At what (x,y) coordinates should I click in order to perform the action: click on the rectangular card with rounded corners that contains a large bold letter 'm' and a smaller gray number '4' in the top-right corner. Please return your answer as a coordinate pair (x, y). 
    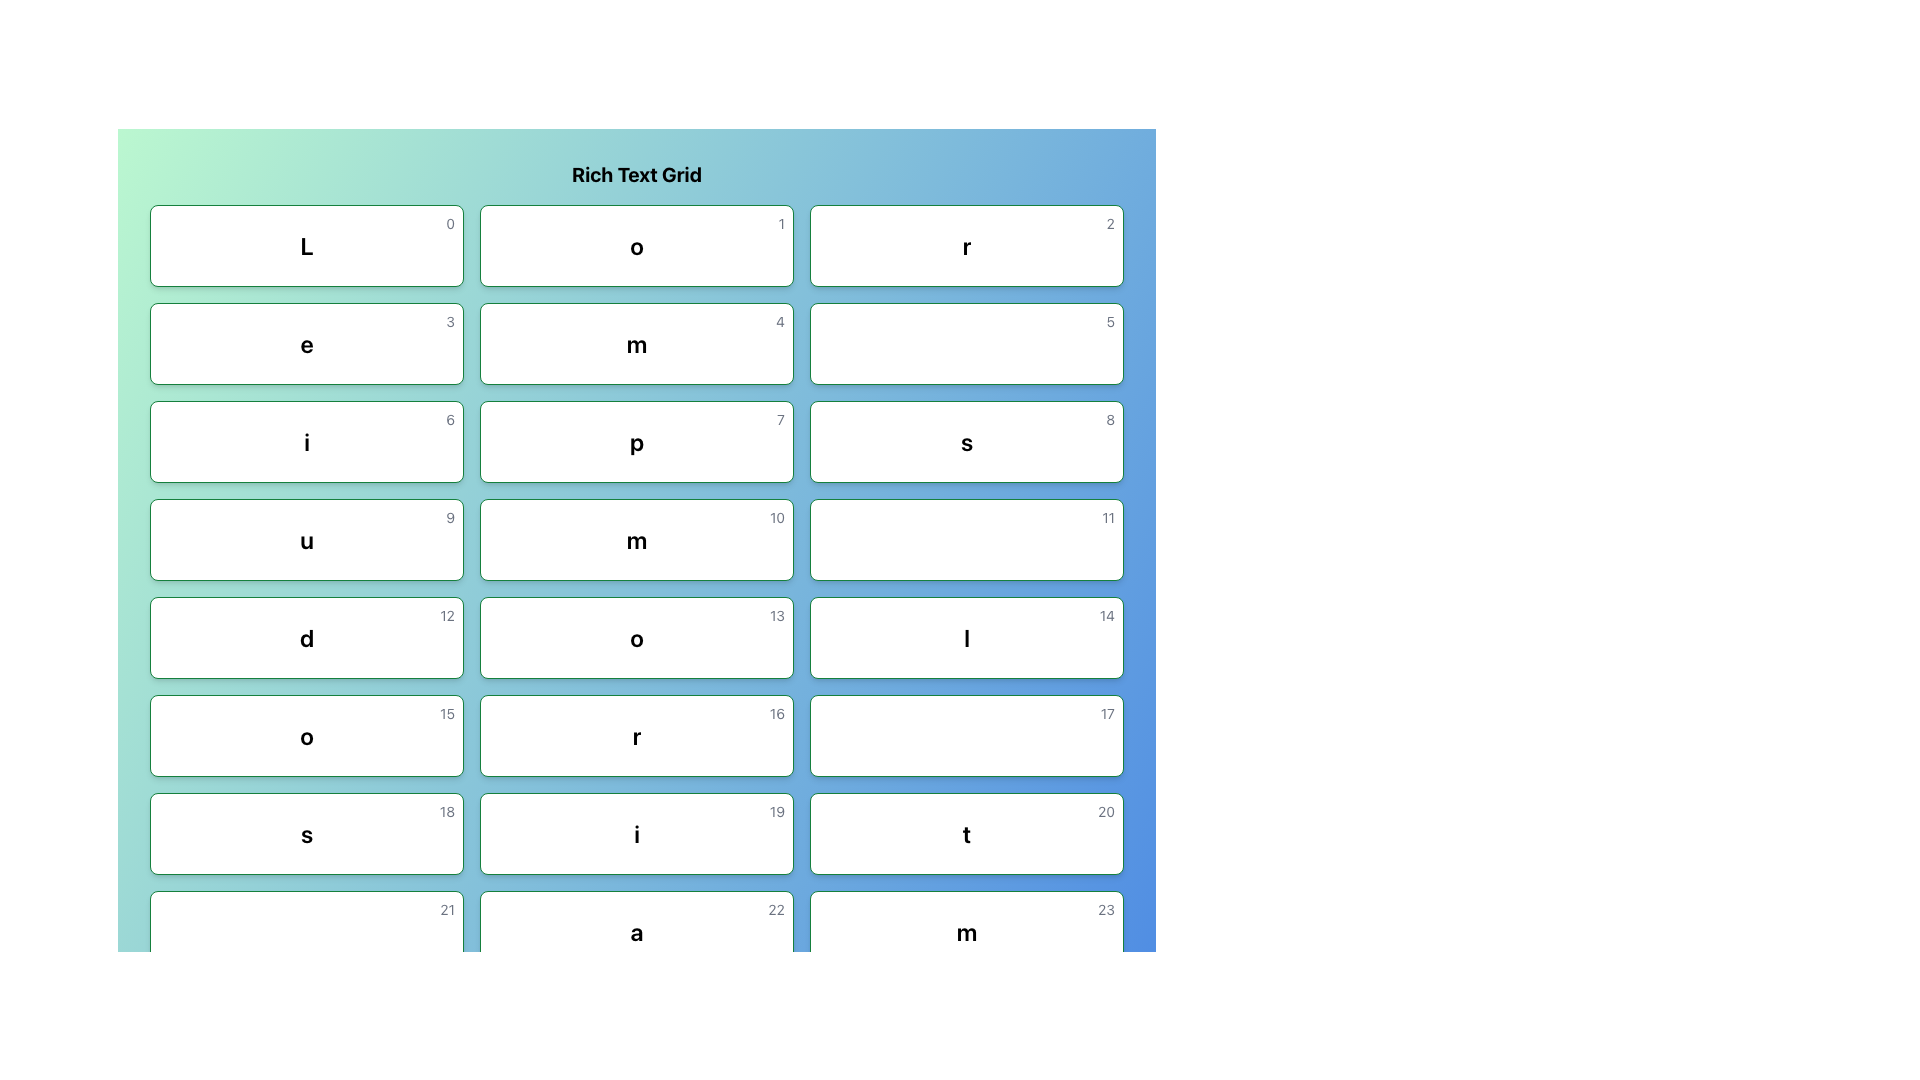
    Looking at the image, I should click on (636, 342).